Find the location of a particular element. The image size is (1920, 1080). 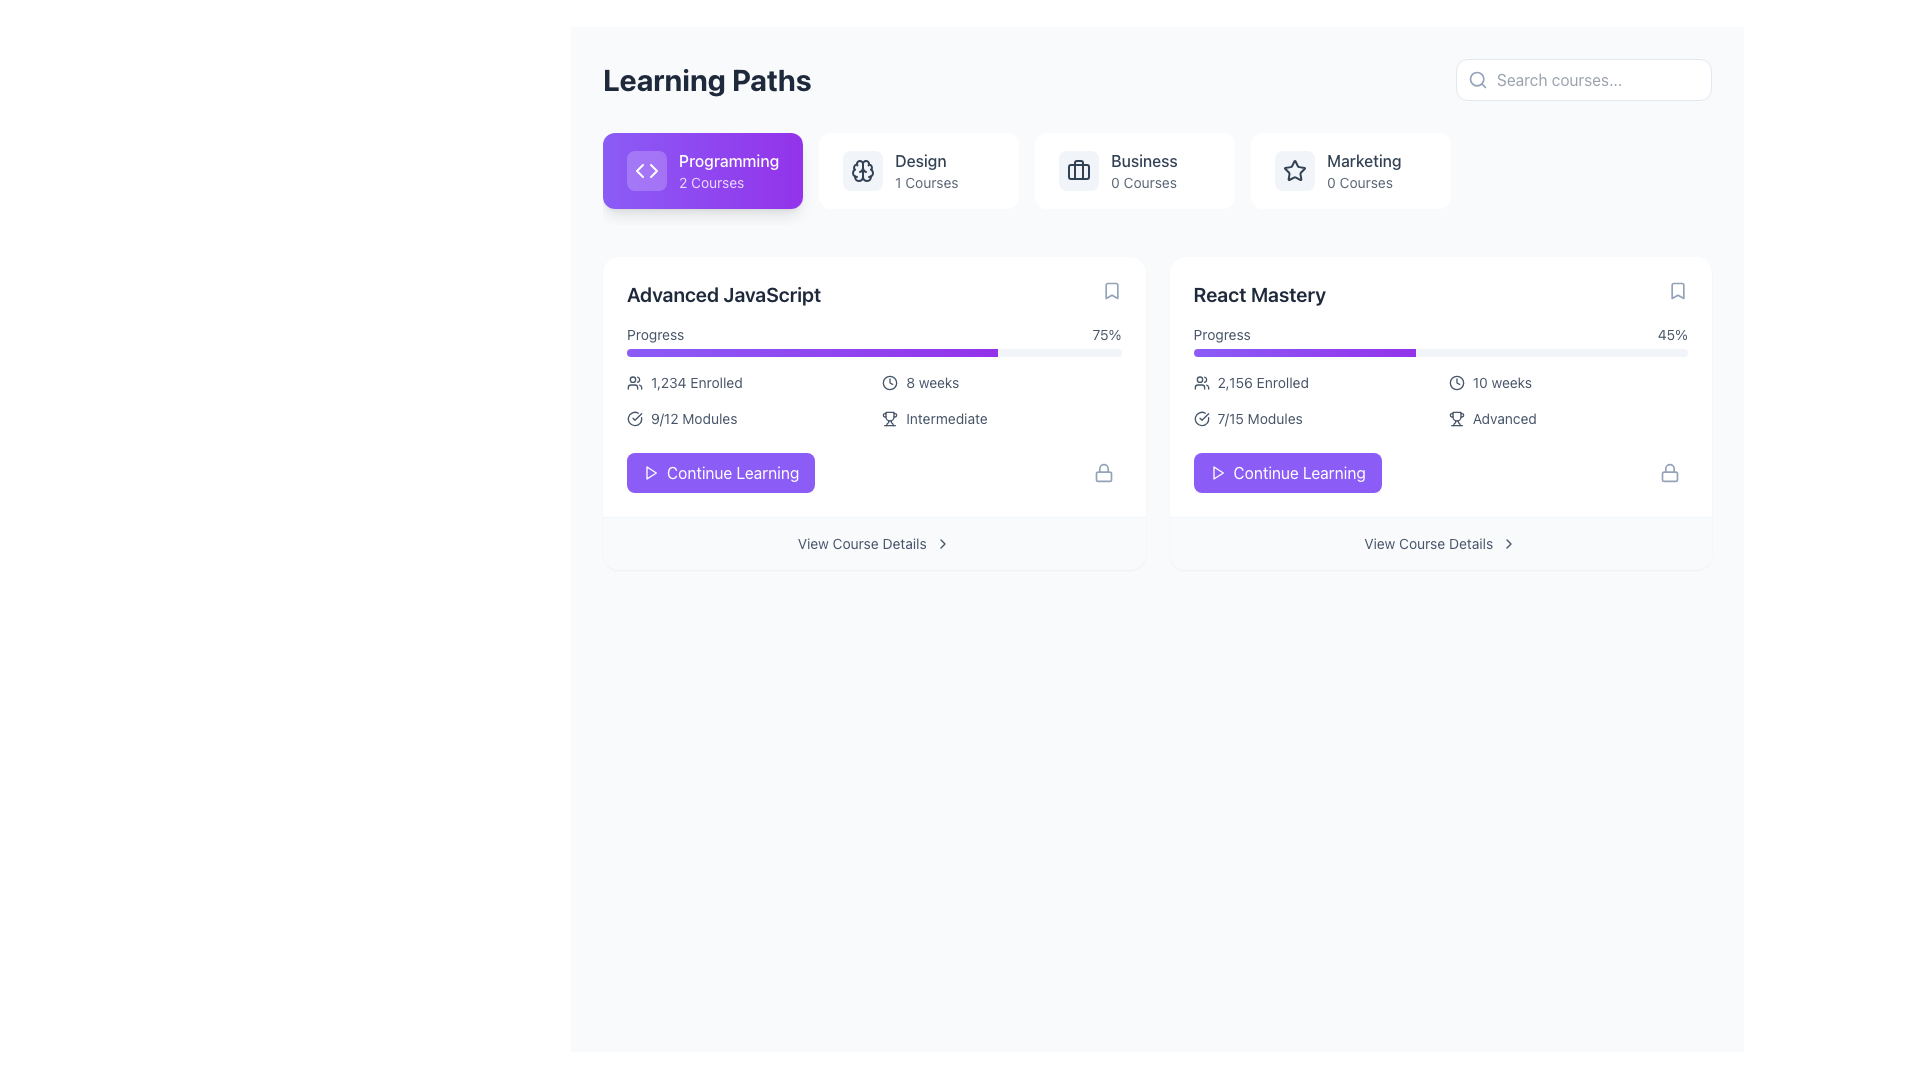

the bookmark icon in the top-right corner of the 'React Mastery' course panel is located at coordinates (1678, 290).